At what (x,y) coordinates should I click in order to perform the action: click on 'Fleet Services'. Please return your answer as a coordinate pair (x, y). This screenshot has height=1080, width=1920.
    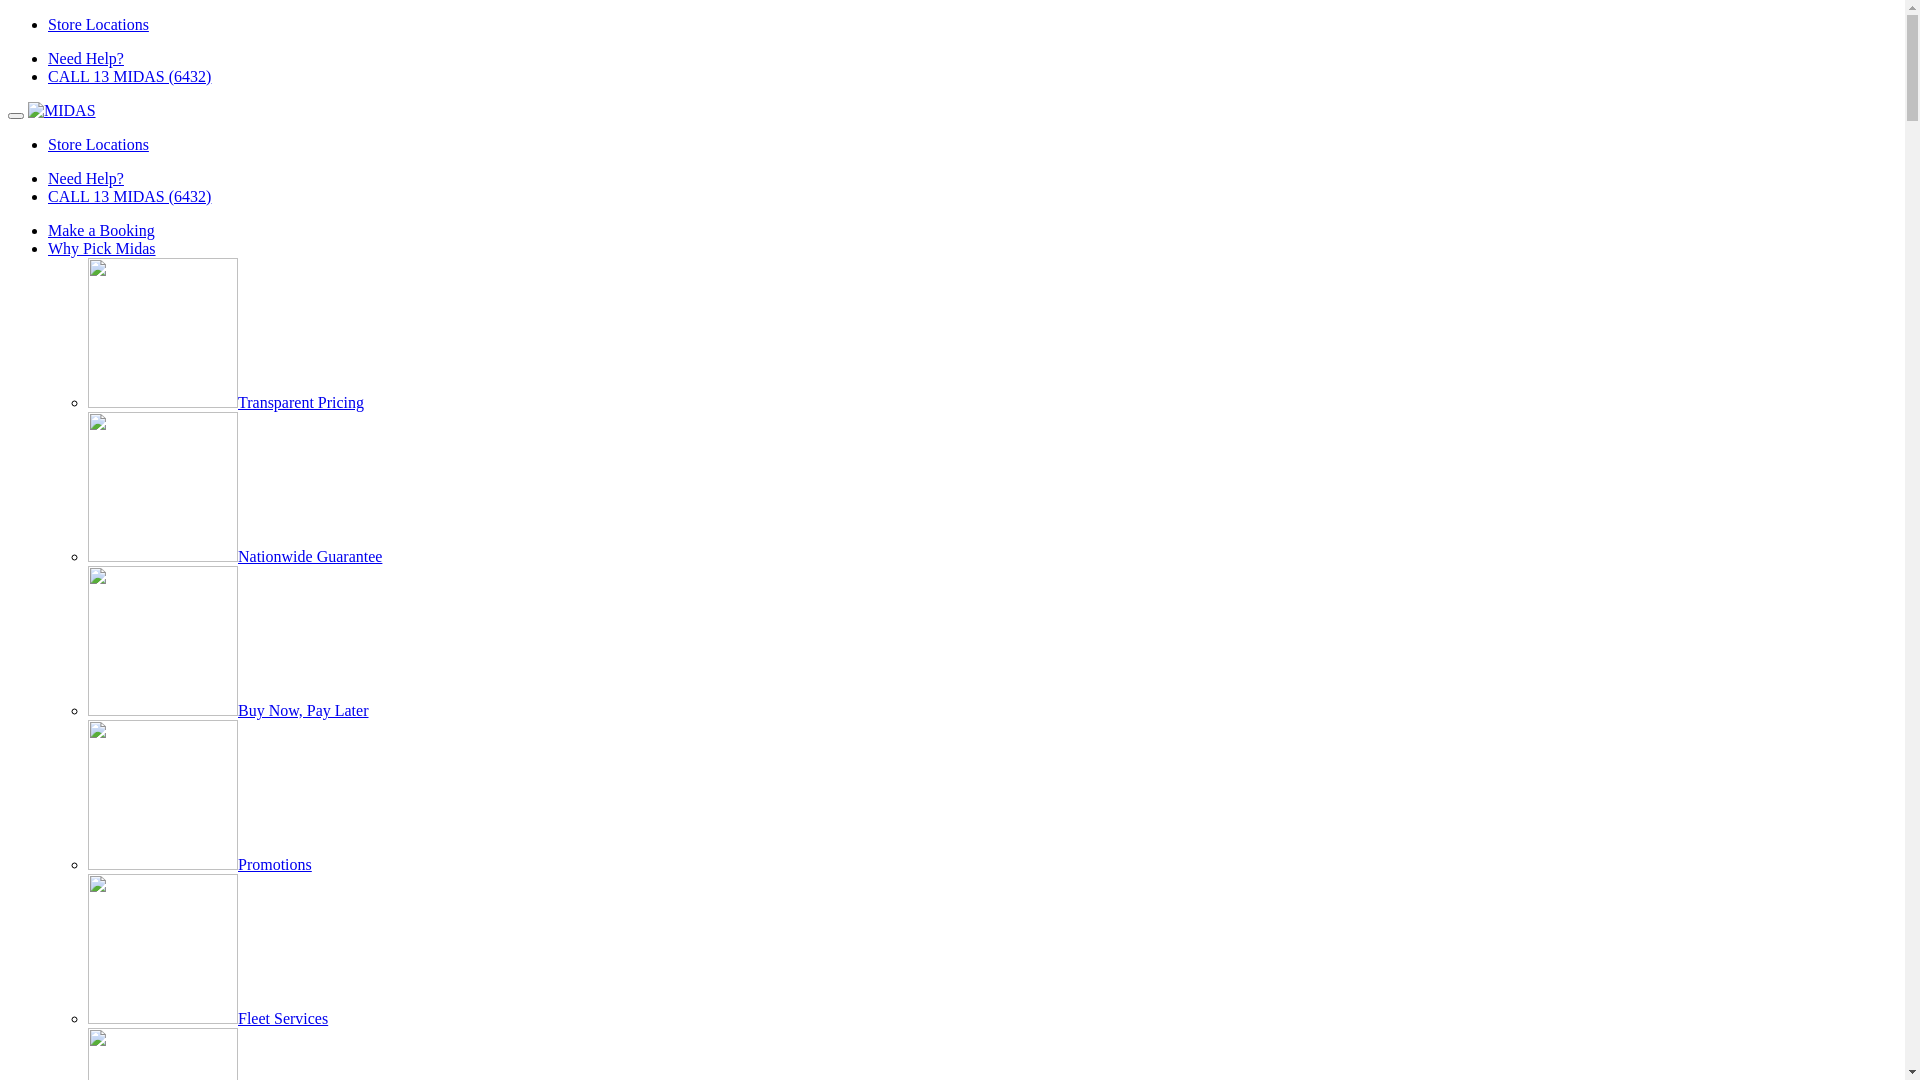
    Looking at the image, I should click on (207, 1018).